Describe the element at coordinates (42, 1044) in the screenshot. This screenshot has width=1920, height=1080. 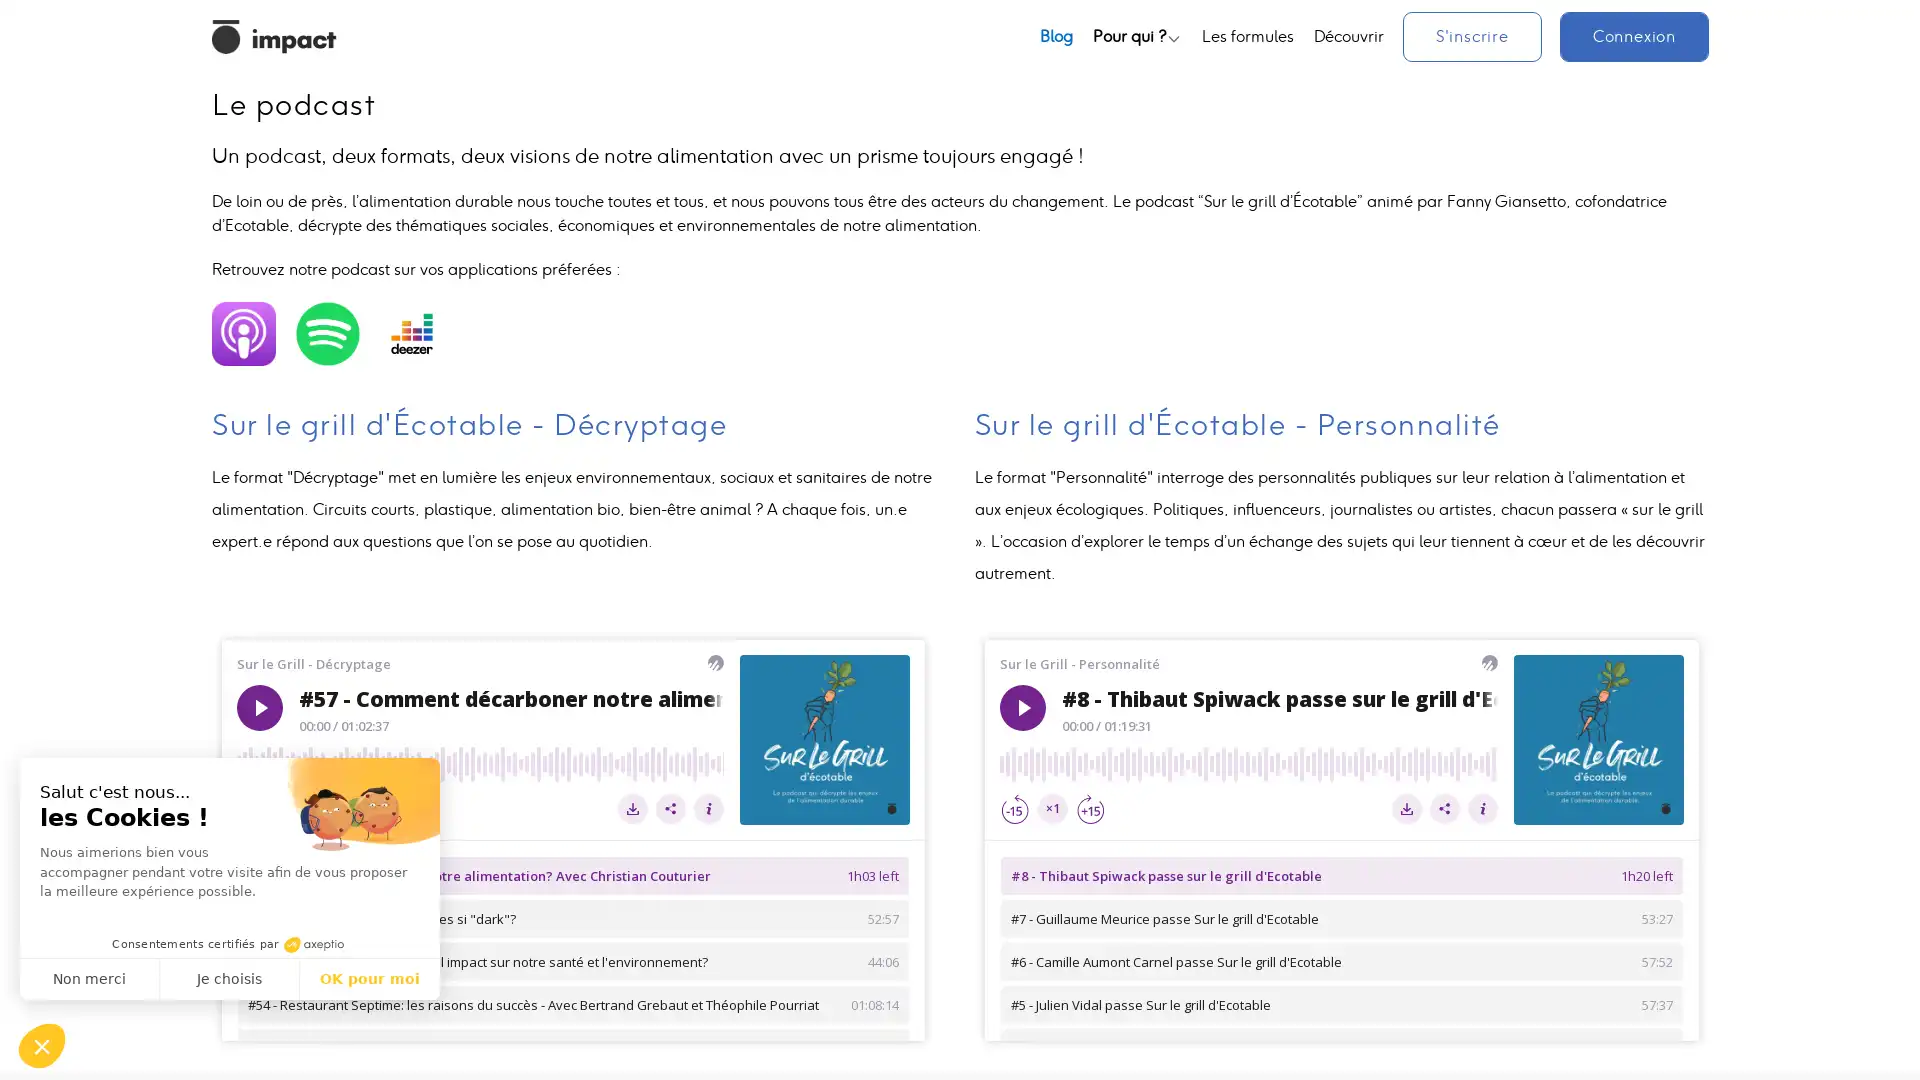
I see `Fermer` at that location.